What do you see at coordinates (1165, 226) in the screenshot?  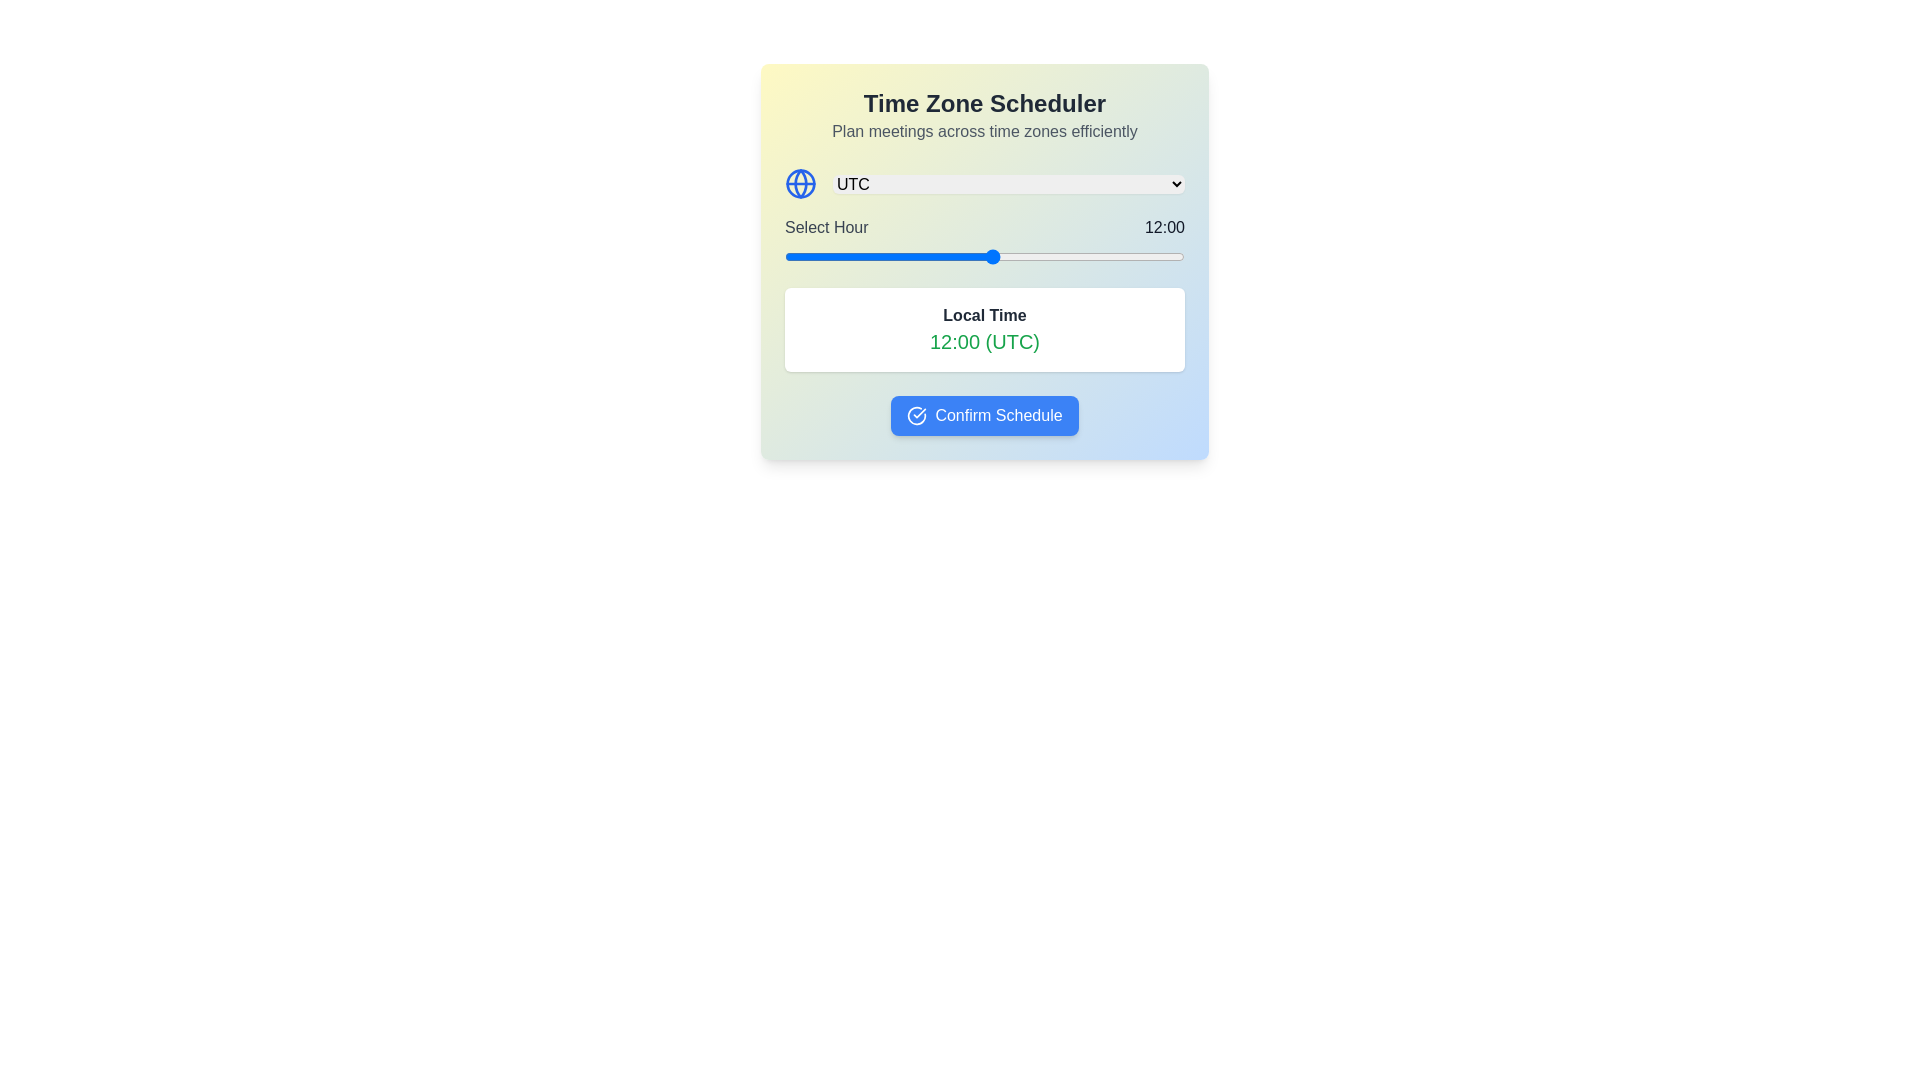 I see `the static text label displaying '12:00', which is positioned to the right of the 'Select Hour' label and aligned with a time selector widget` at bounding box center [1165, 226].